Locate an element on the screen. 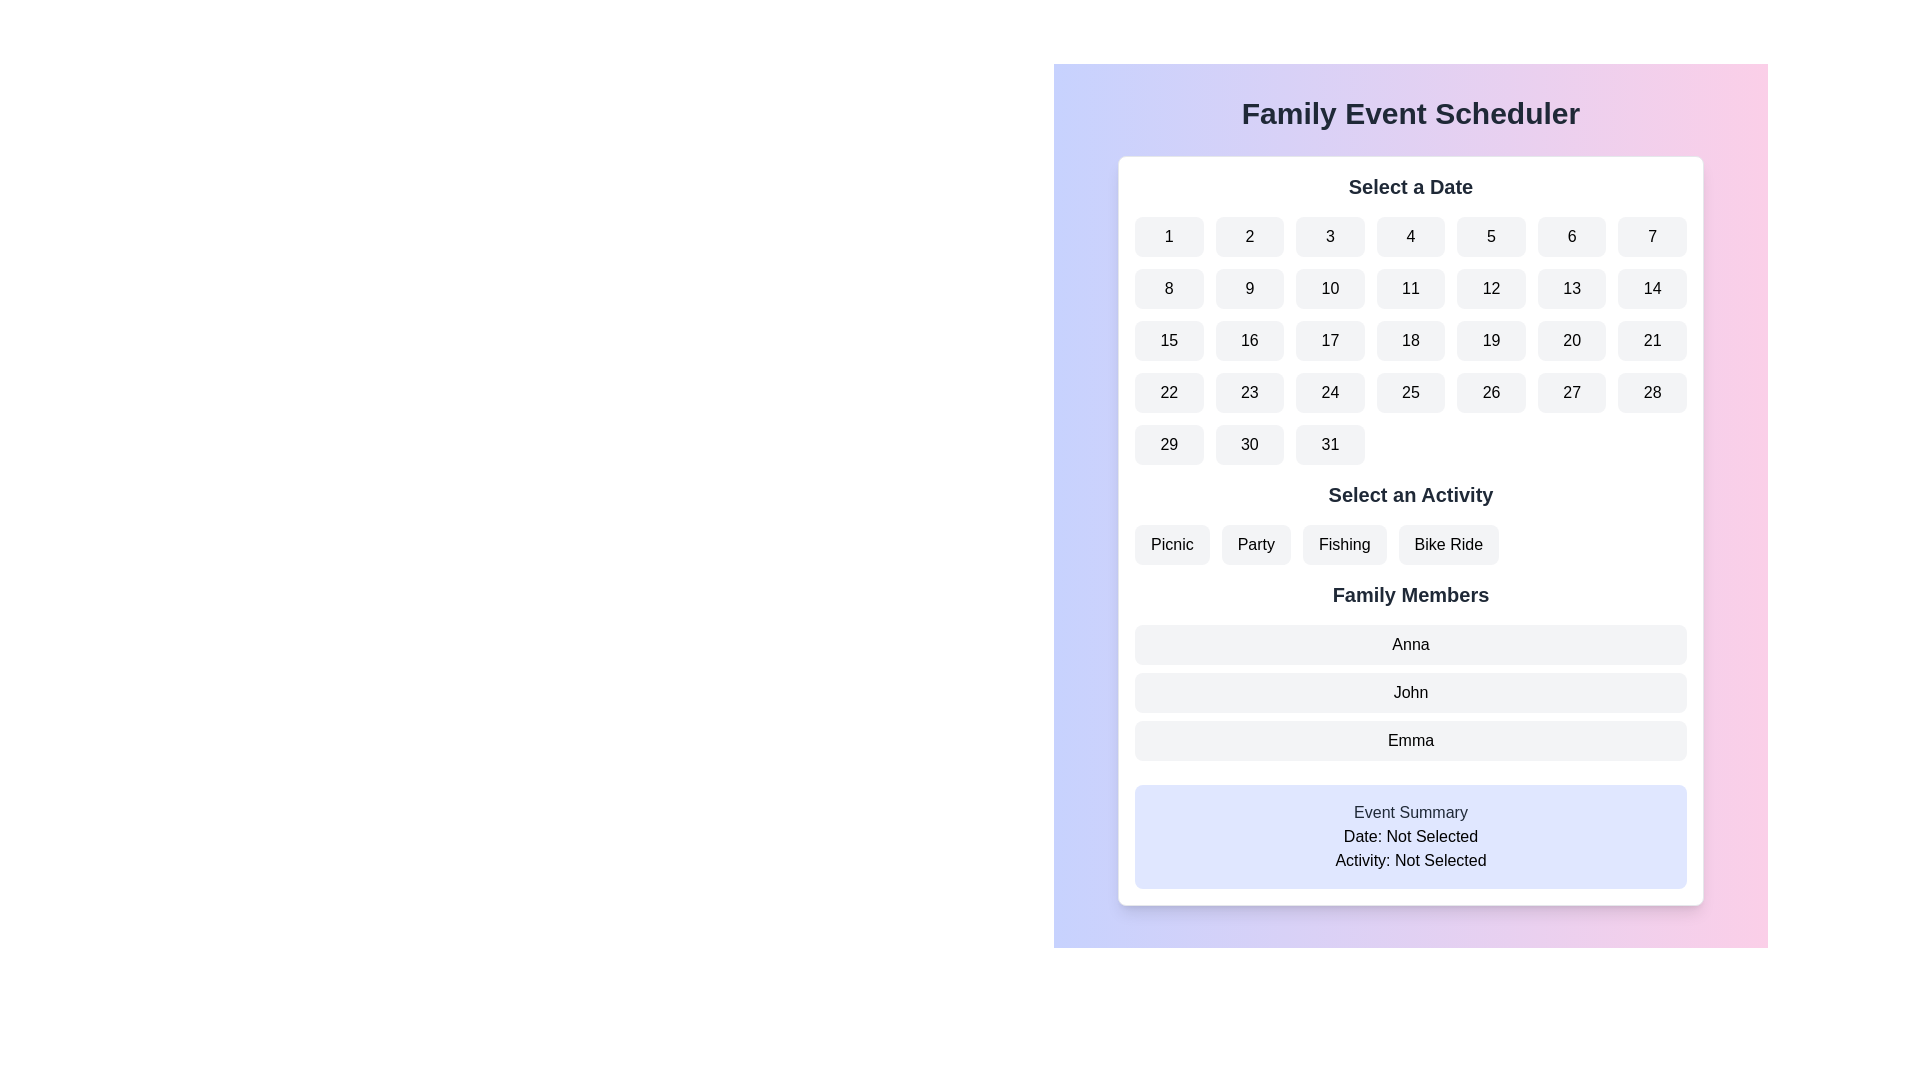 The height and width of the screenshot is (1080, 1920). the text label displaying the current selection status regarding a date, located within the 'Event Summary' panel, just above the 'Activity: Not Selected' text is located at coordinates (1410, 837).